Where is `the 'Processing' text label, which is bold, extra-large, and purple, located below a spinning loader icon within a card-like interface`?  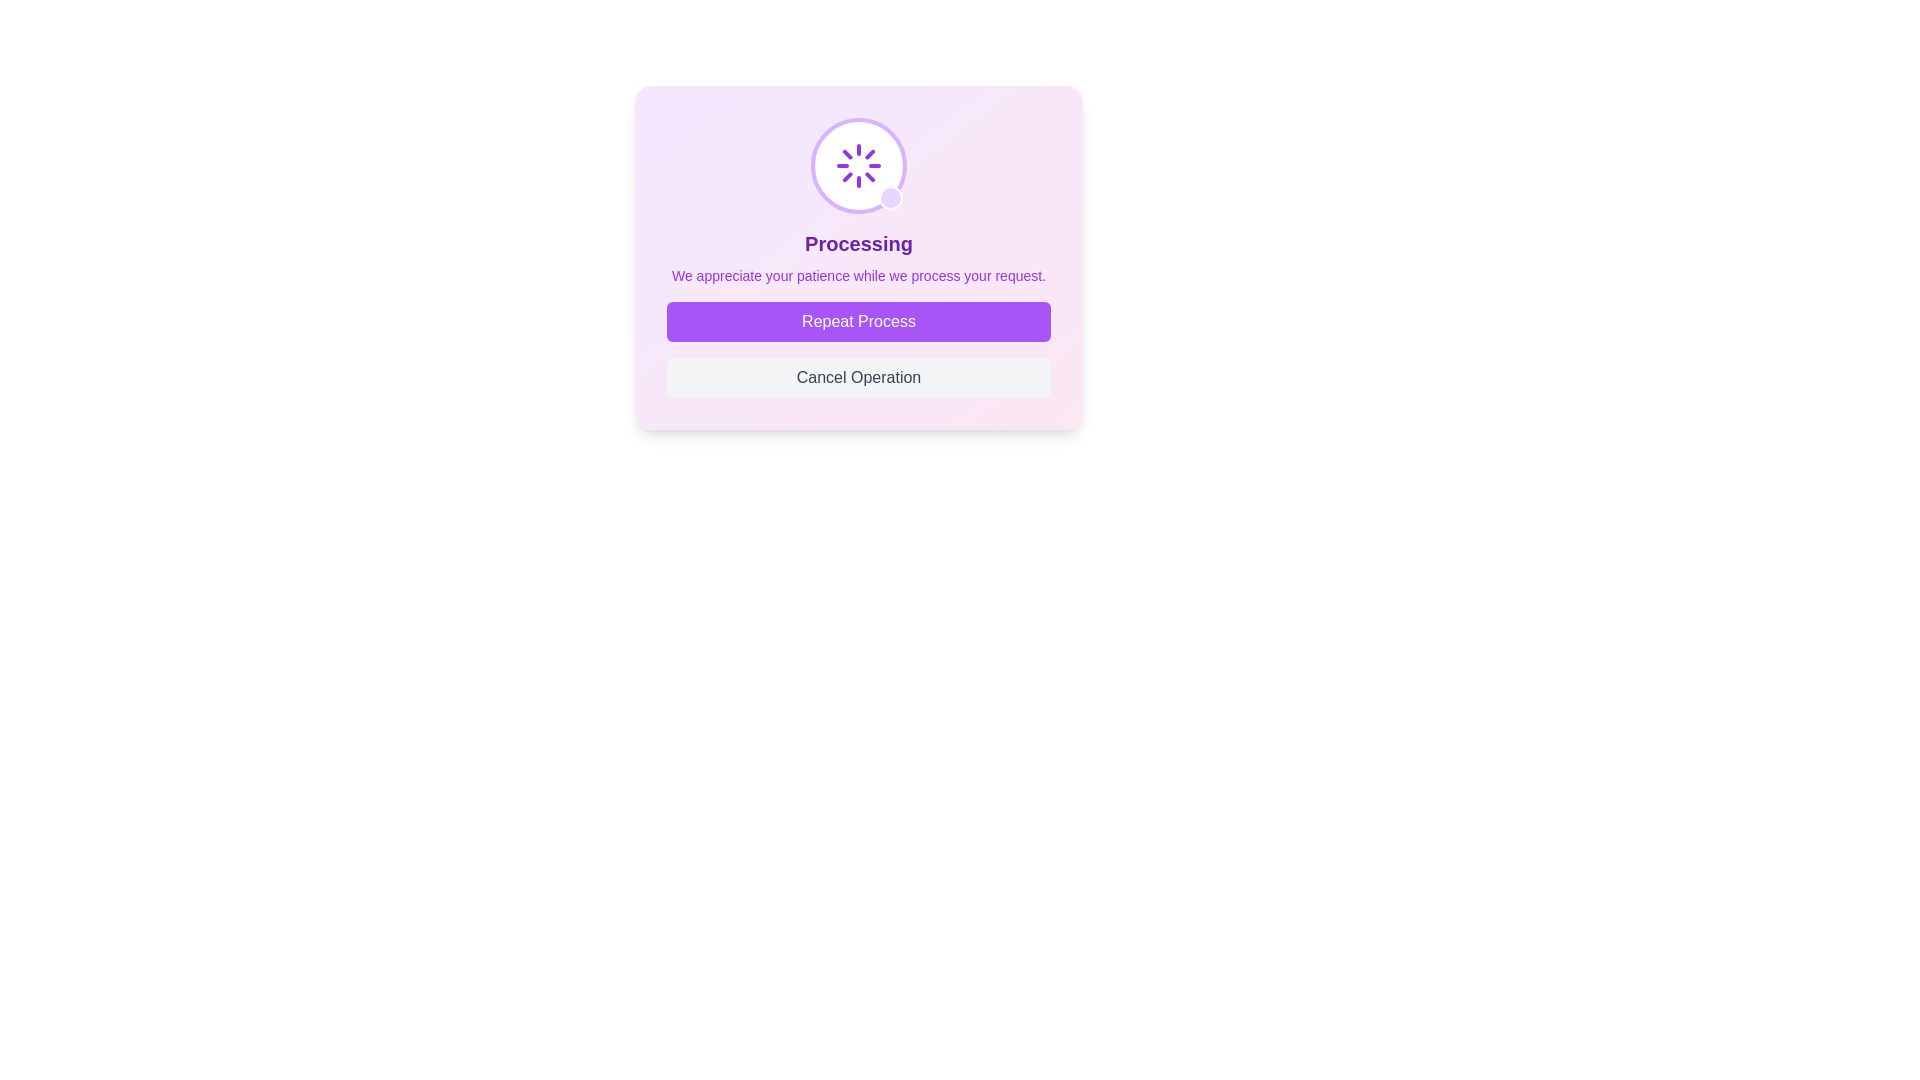
the 'Processing' text label, which is bold, extra-large, and purple, located below a spinning loader icon within a card-like interface is located at coordinates (859, 242).